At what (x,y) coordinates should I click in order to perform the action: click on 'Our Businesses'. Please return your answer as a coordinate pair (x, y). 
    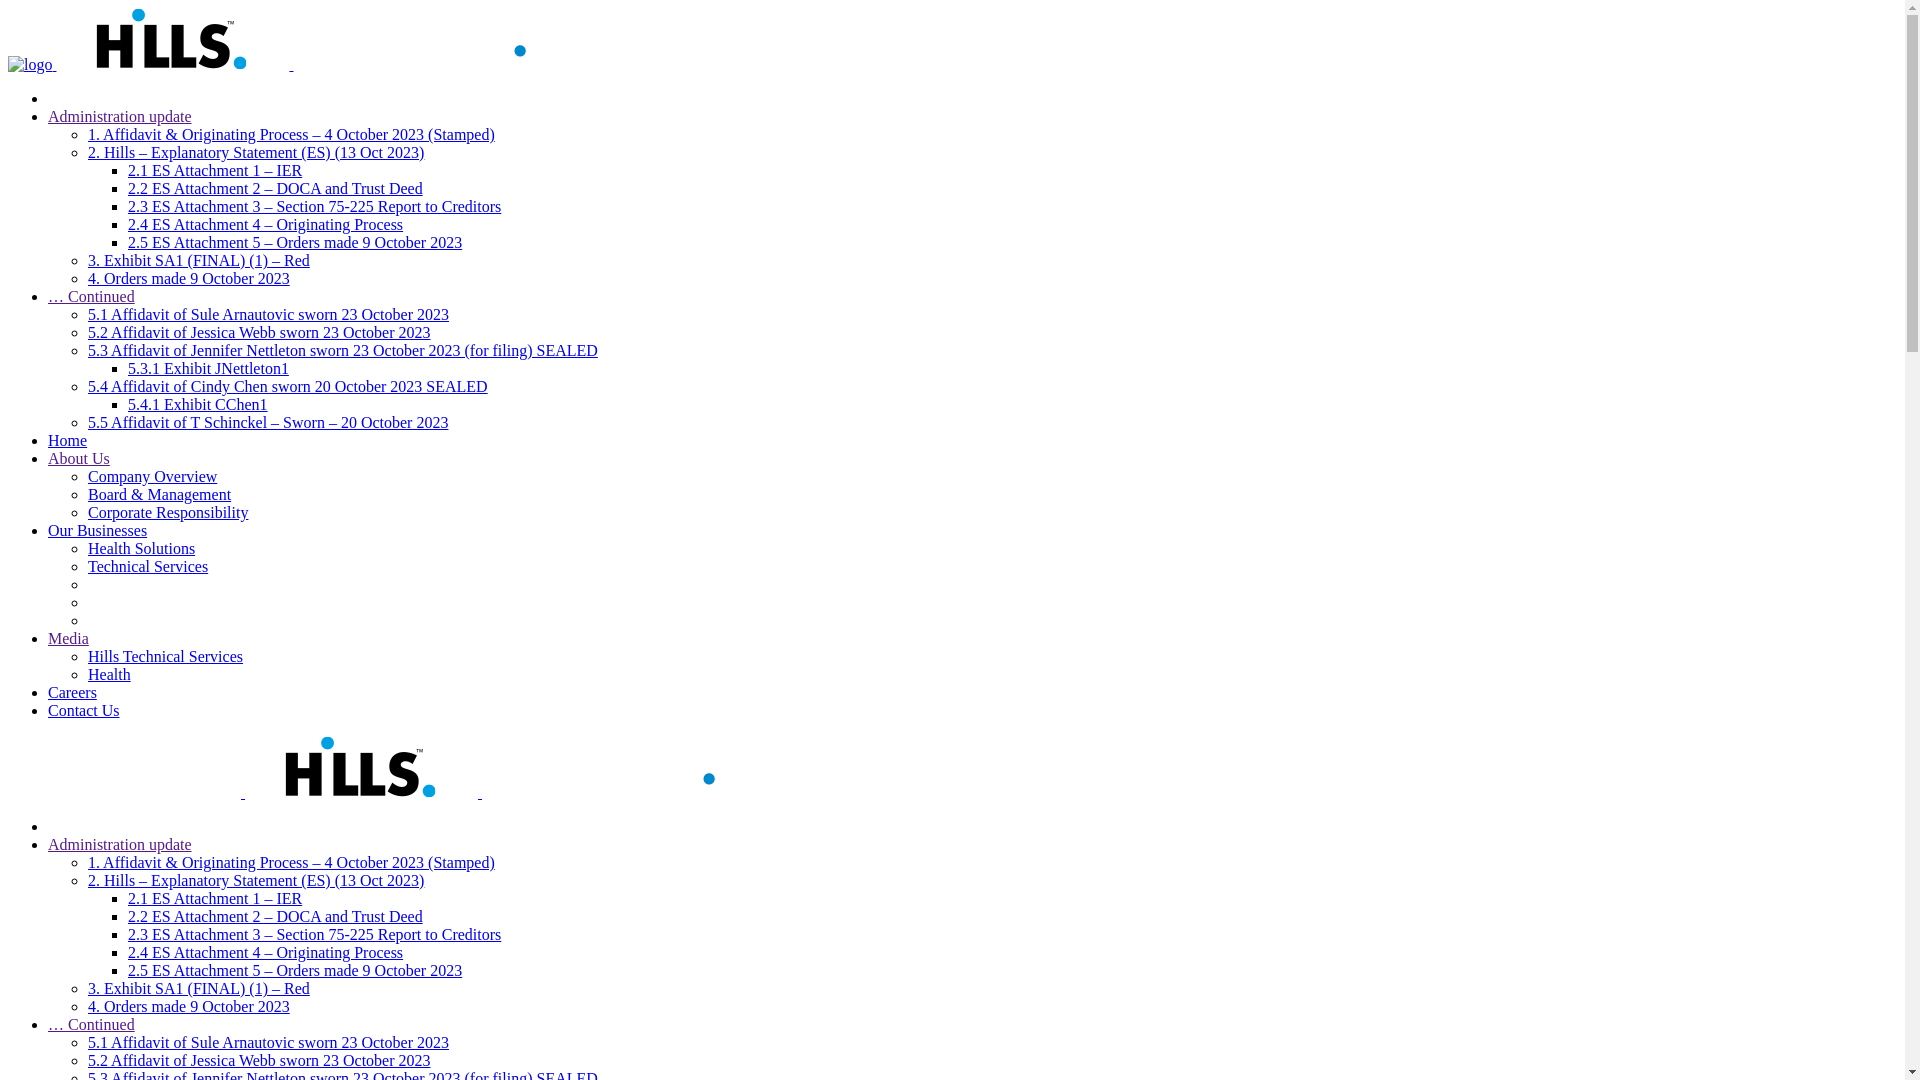
    Looking at the image, I should click on (96, 529).